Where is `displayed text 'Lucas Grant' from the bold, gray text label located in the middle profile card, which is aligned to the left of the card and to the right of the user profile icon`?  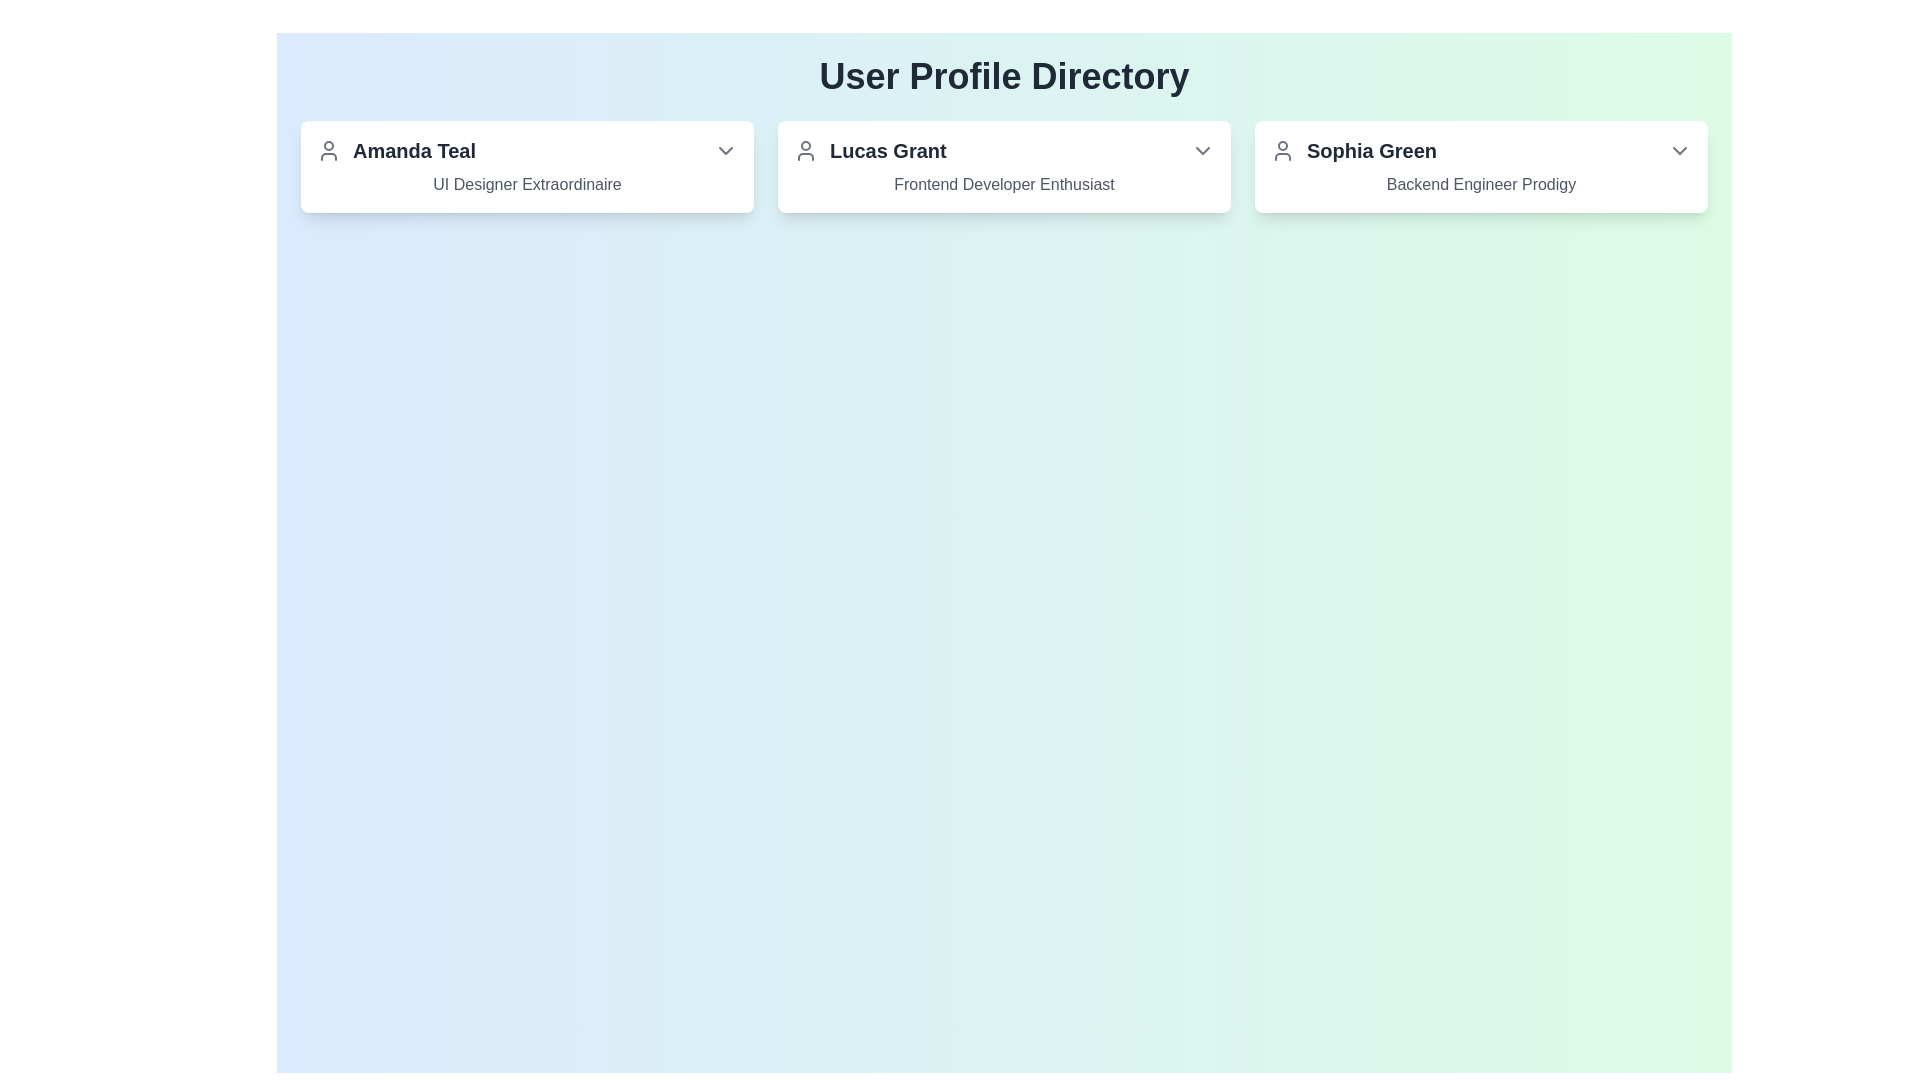
displayed text 'Lucas Grant' from the bold, gray text label located in the middle profile card, which is aligned to the left of the card and to the right of the user profile icon is located at coordinates (887, 149).